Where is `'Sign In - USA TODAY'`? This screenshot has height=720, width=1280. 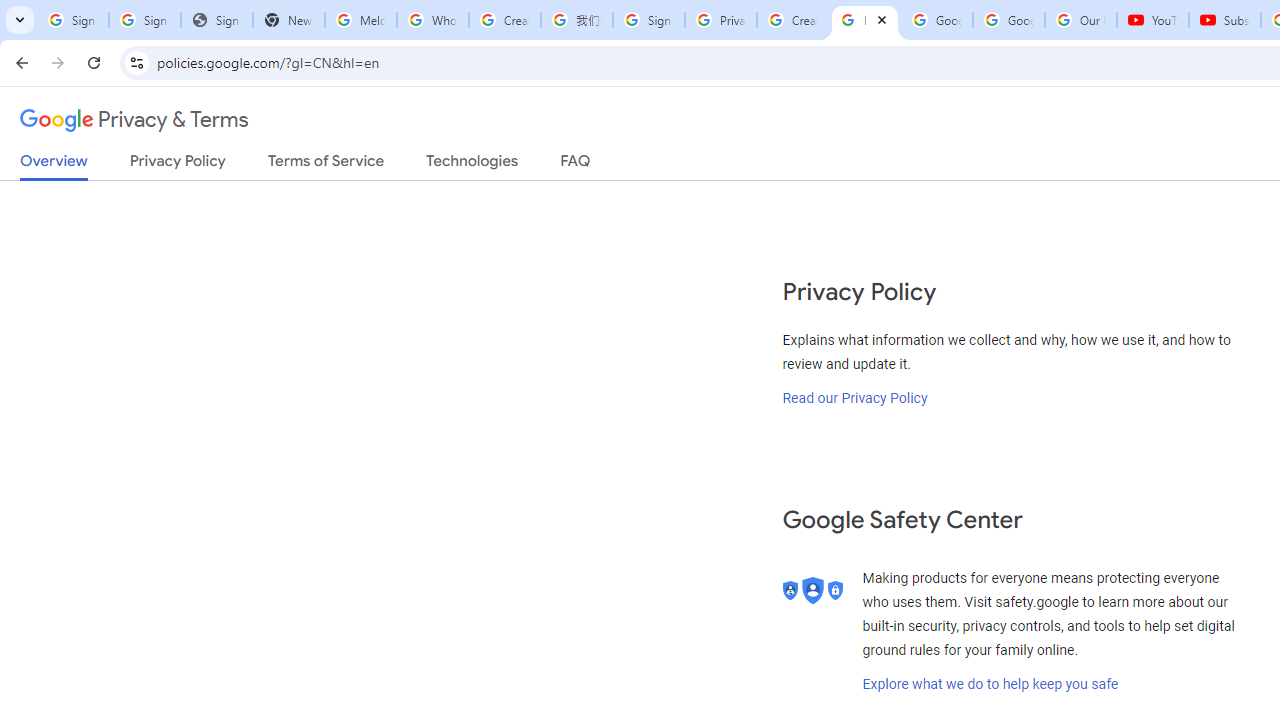 'Sign In - USA TODAY' is located at coordinates (216, 20).